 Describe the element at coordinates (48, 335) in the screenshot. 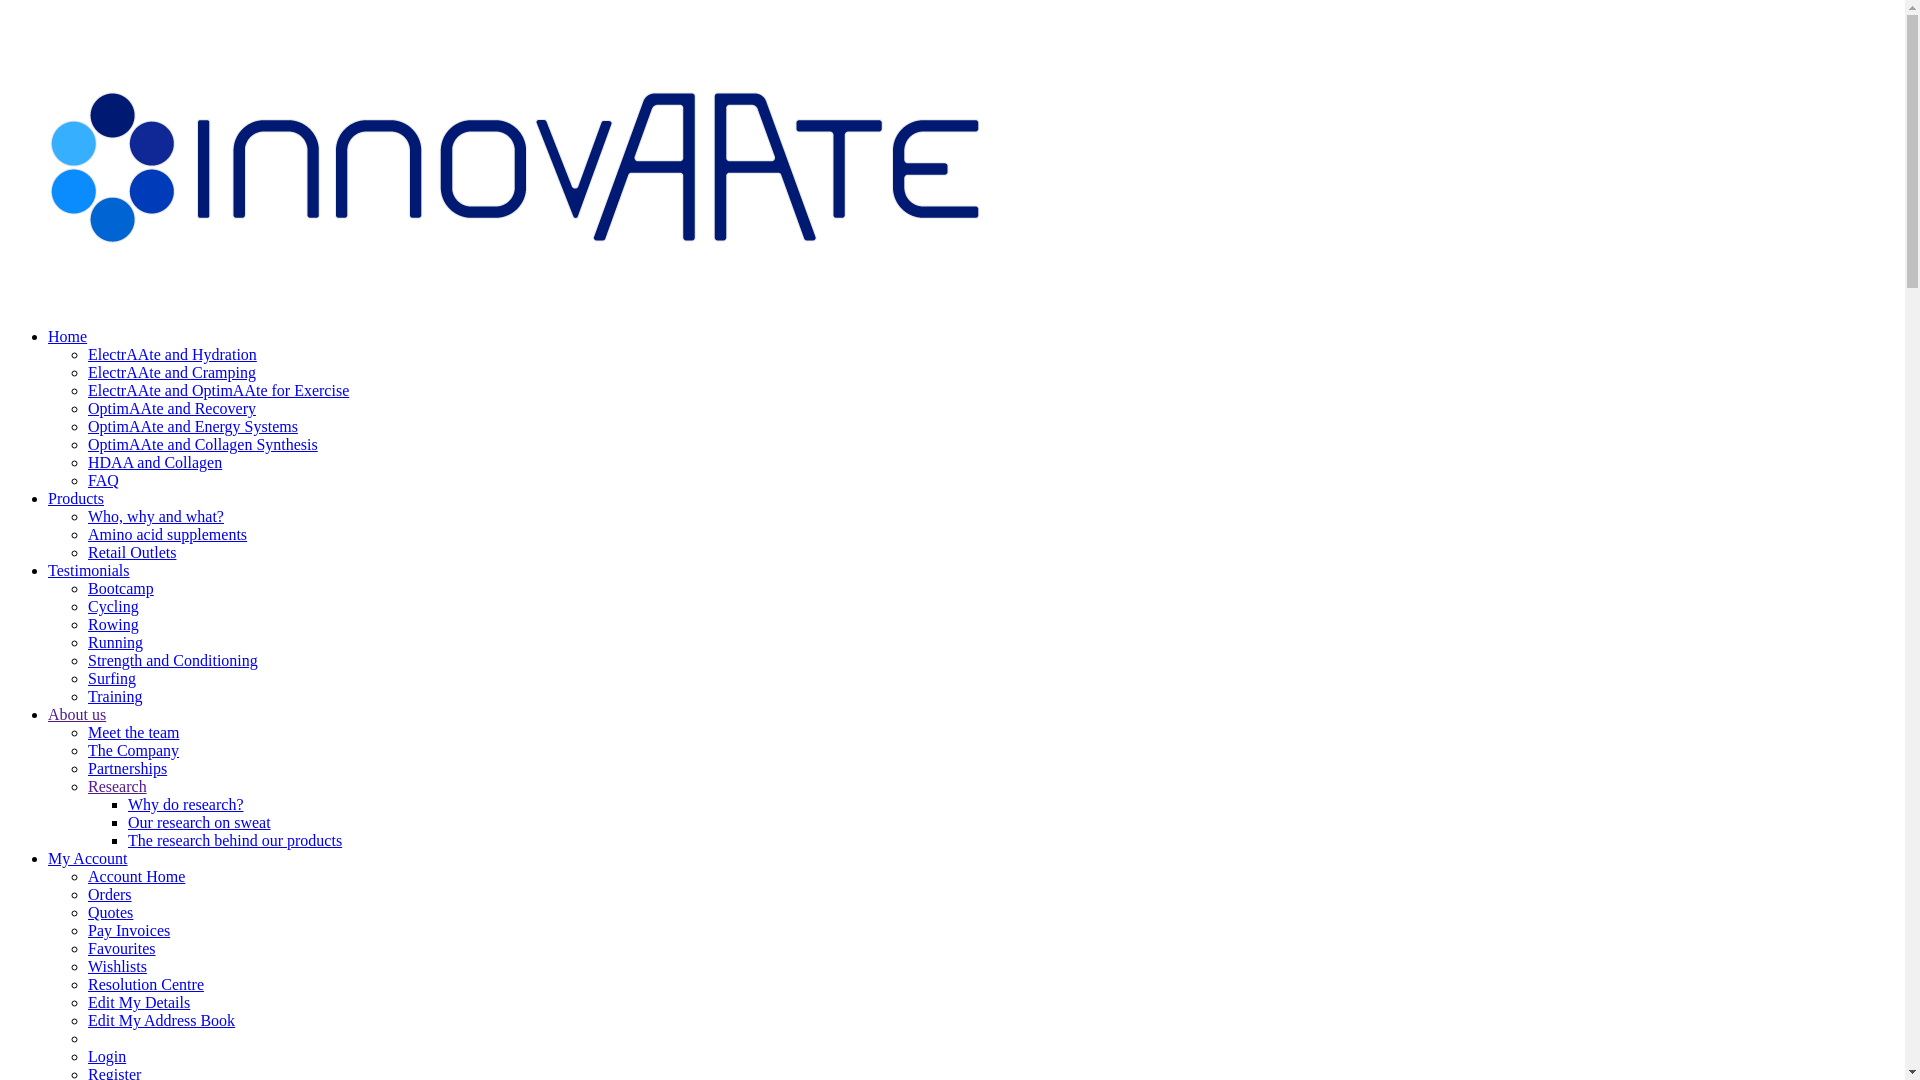

I see `'Home'` at that location.